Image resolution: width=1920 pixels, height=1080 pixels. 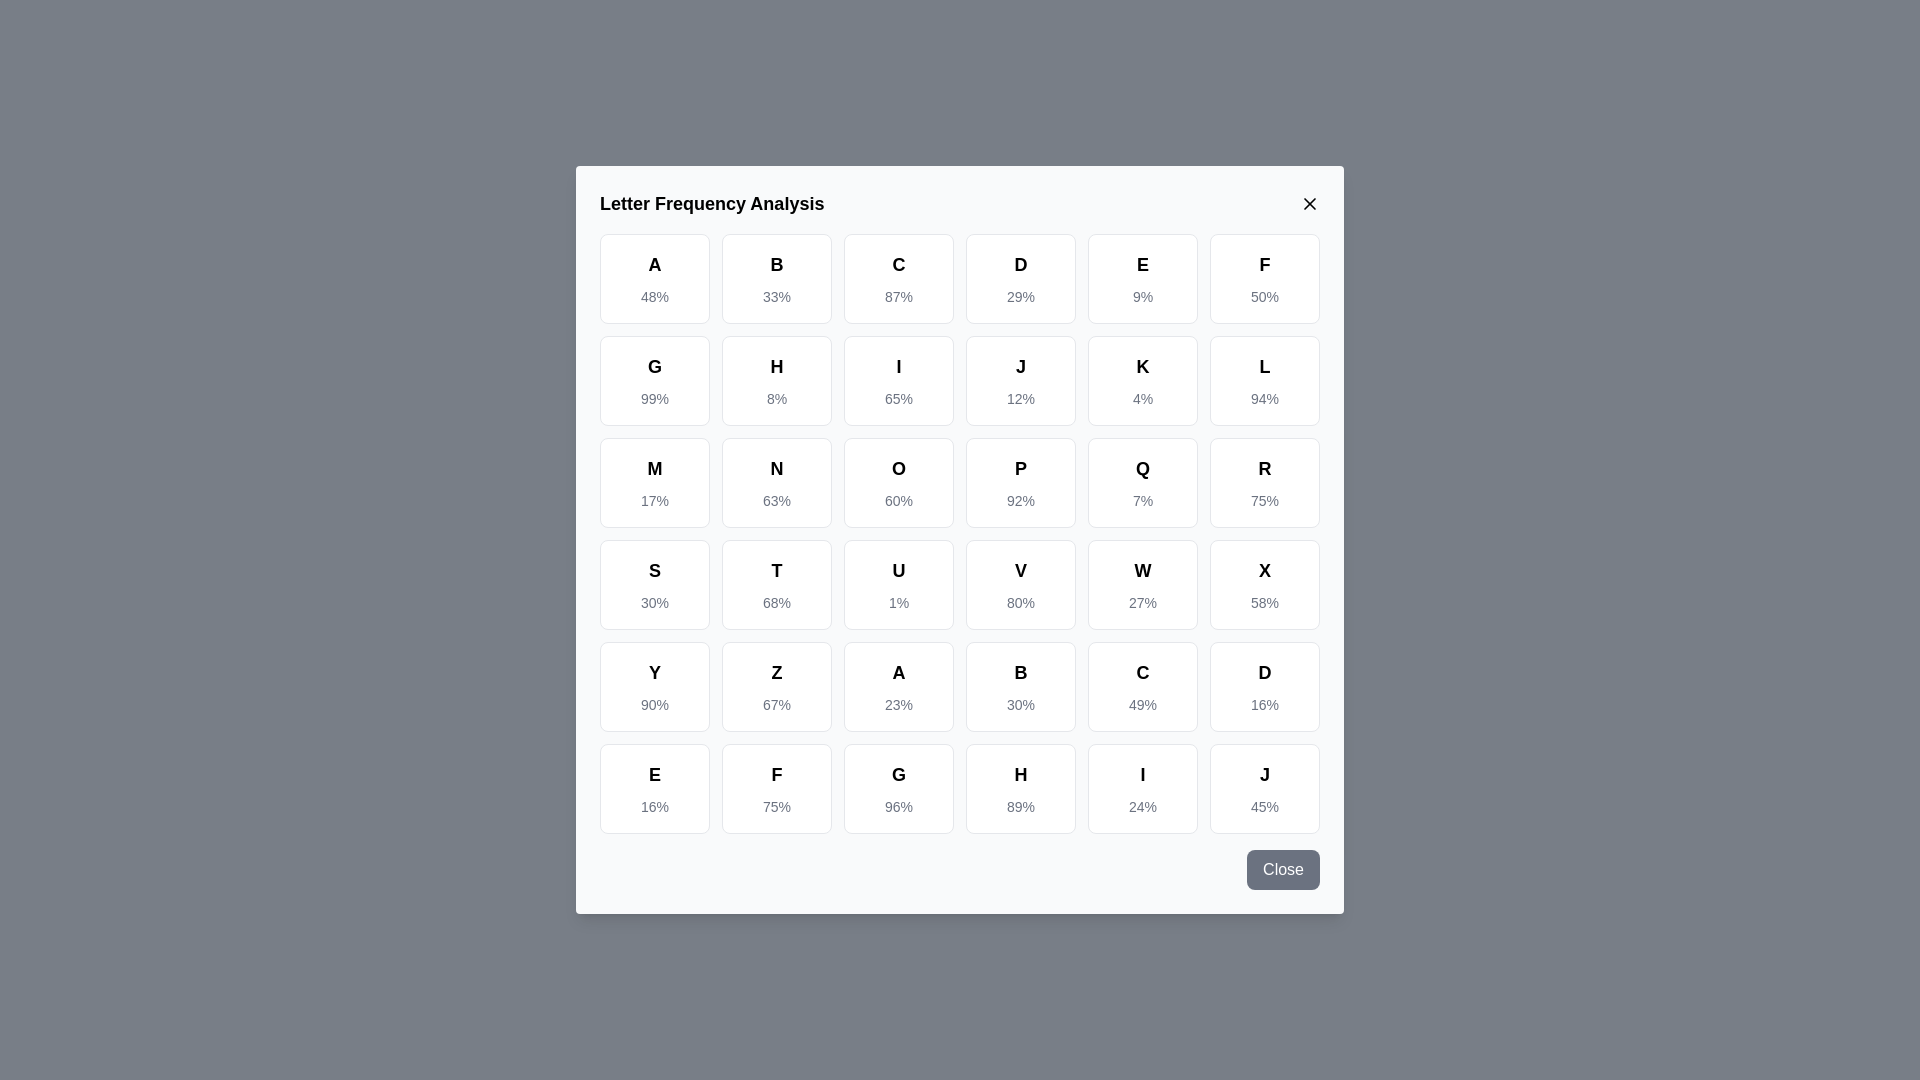 What do you see at coordinates (654, 685) in the screenshot?
I see `the letter cell corresponding to Y` at bounding box center [654, 685].